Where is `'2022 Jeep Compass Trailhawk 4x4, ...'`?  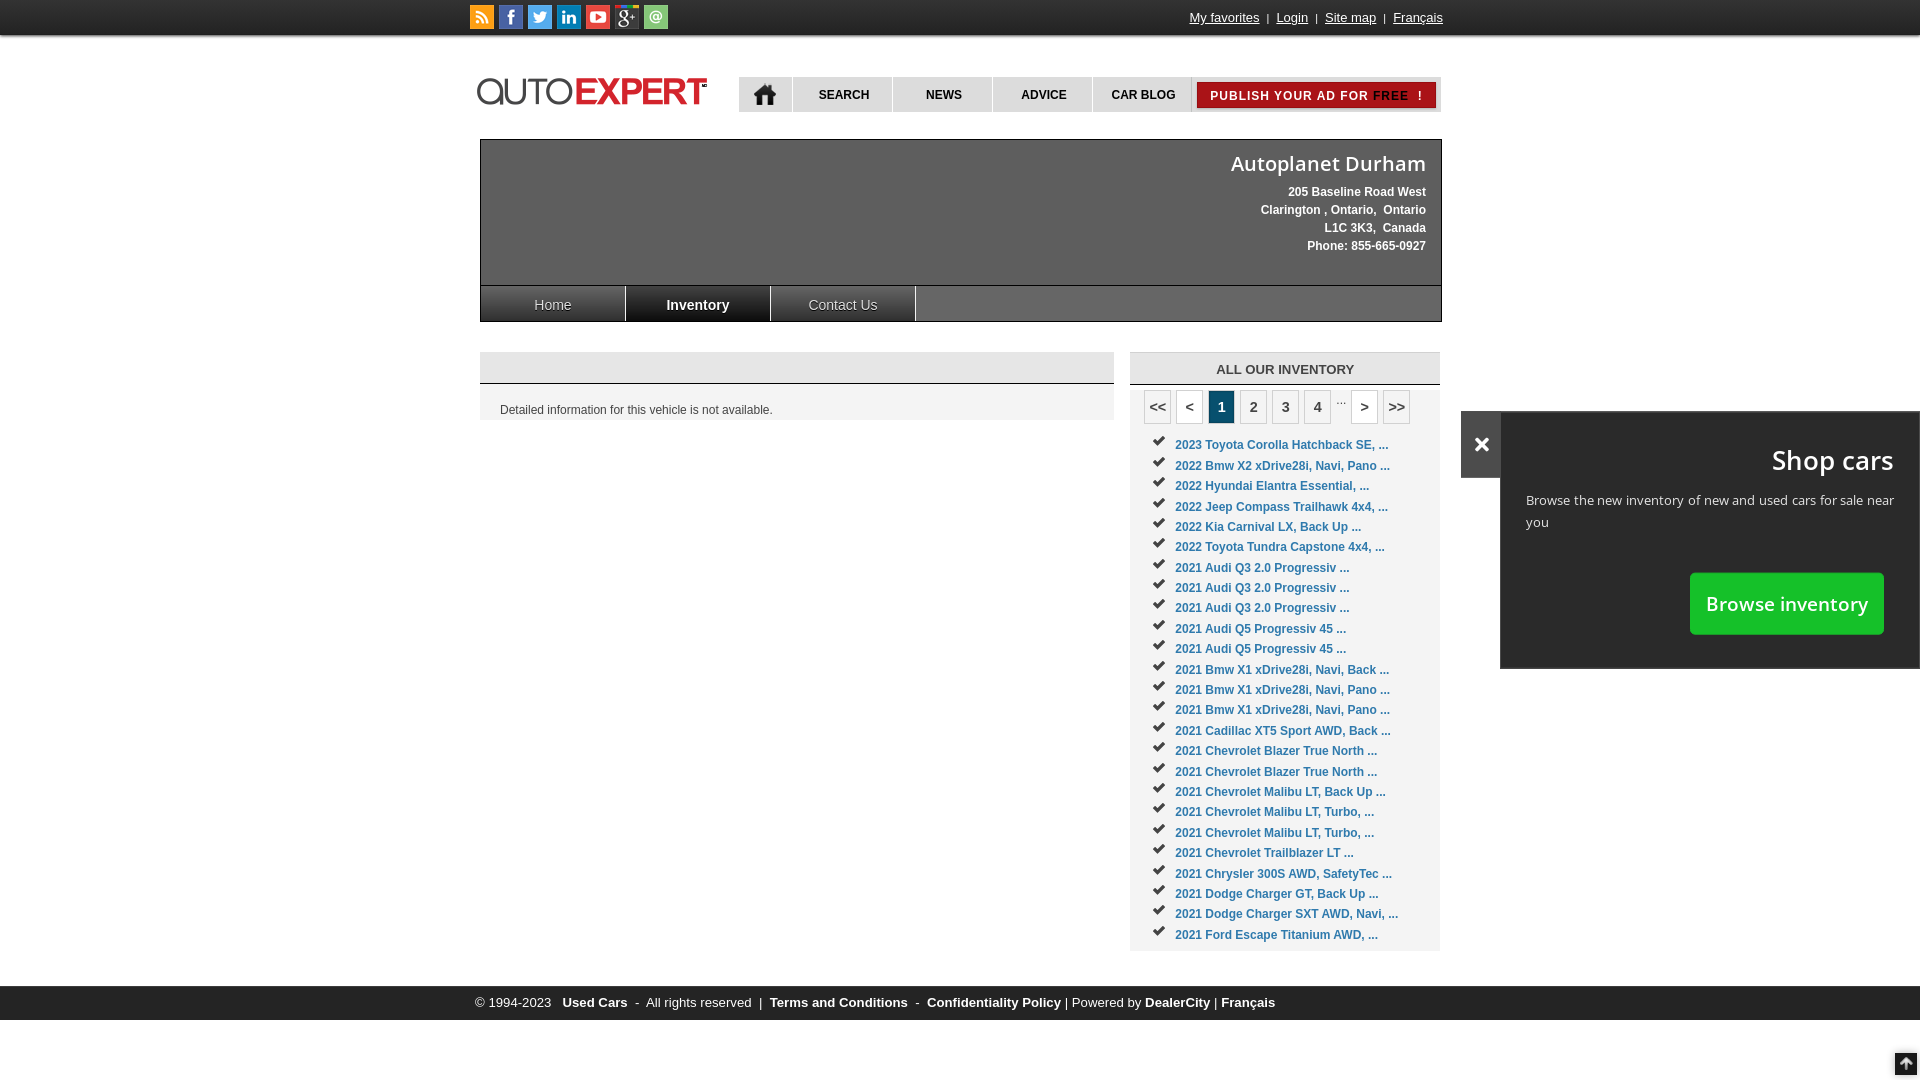
'2022 Jeep Compass Trailhawk 4x4, ...' is located at coordinates (1175, 505).